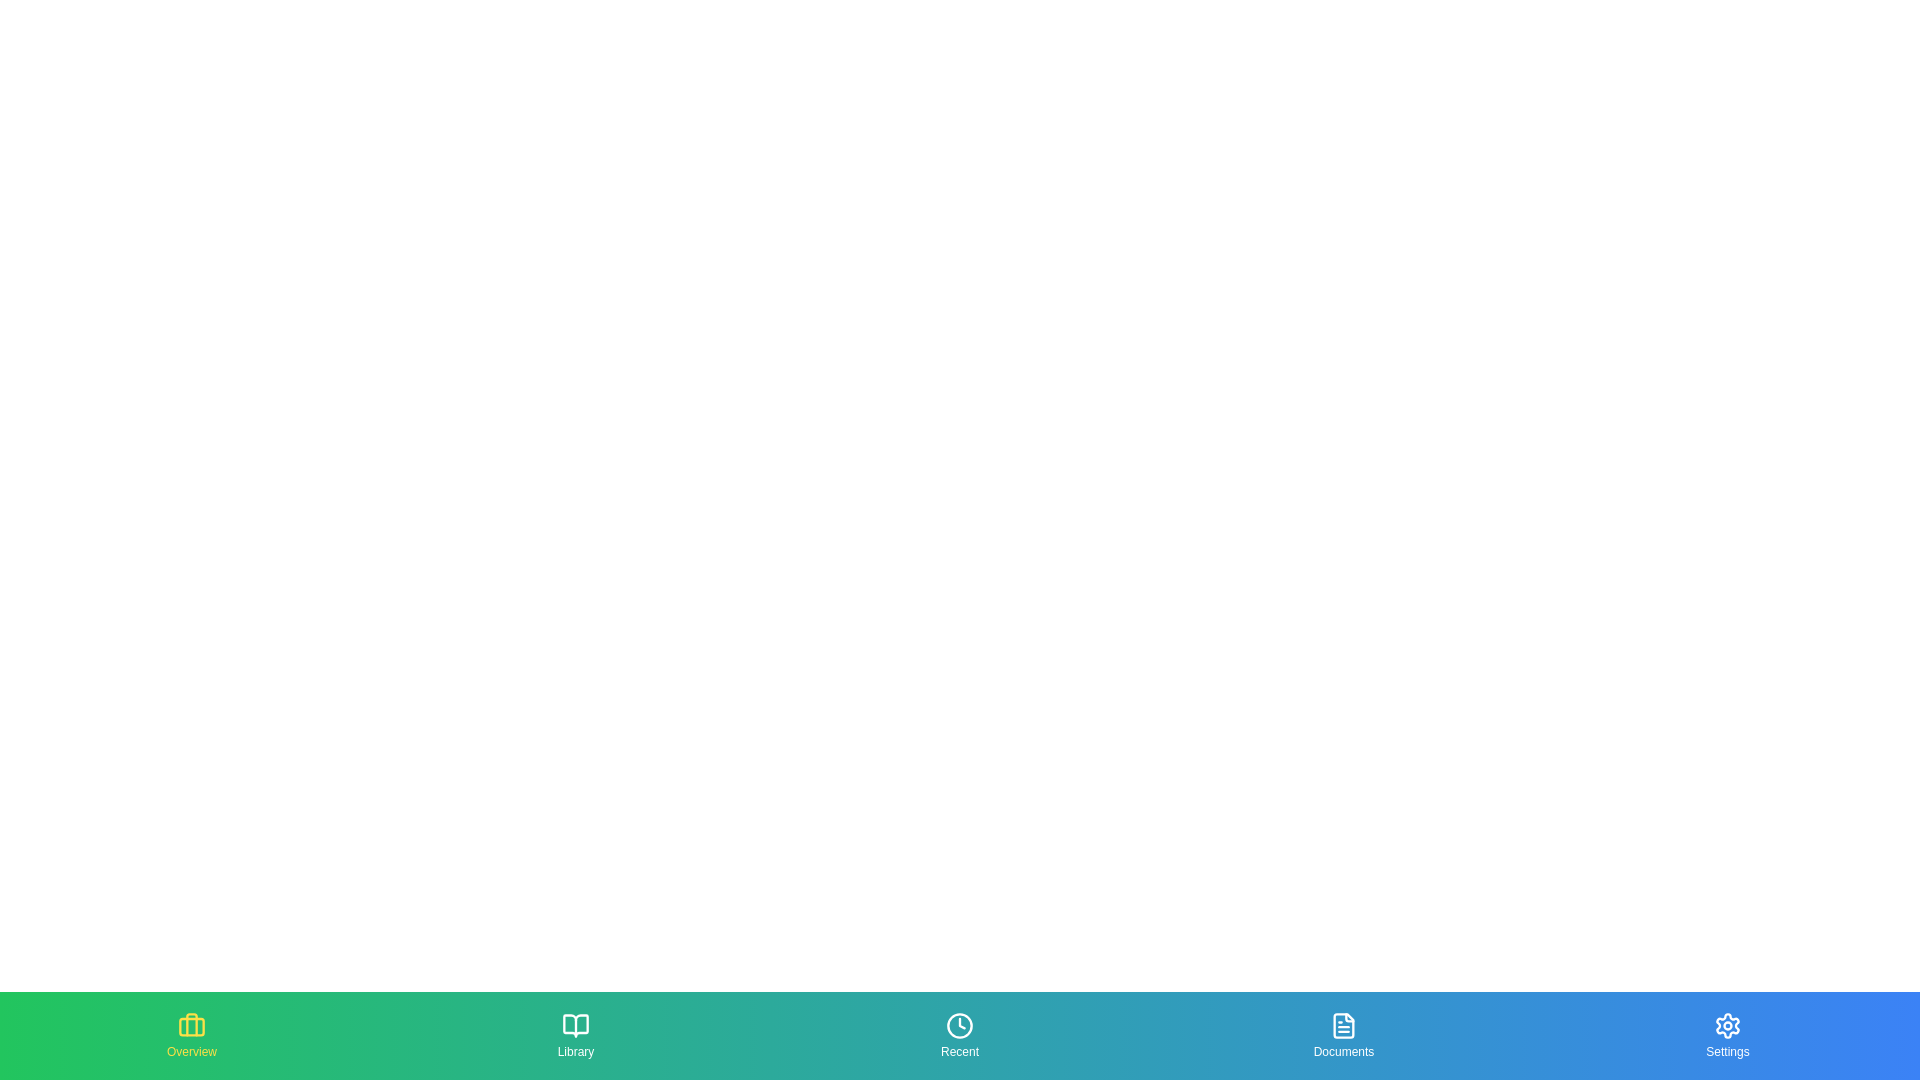 The image size is (1920, 1080). Describe the element at coordinates (960, 1035) in the screenshot. I see `the section button corresponding to Recent` at that location.